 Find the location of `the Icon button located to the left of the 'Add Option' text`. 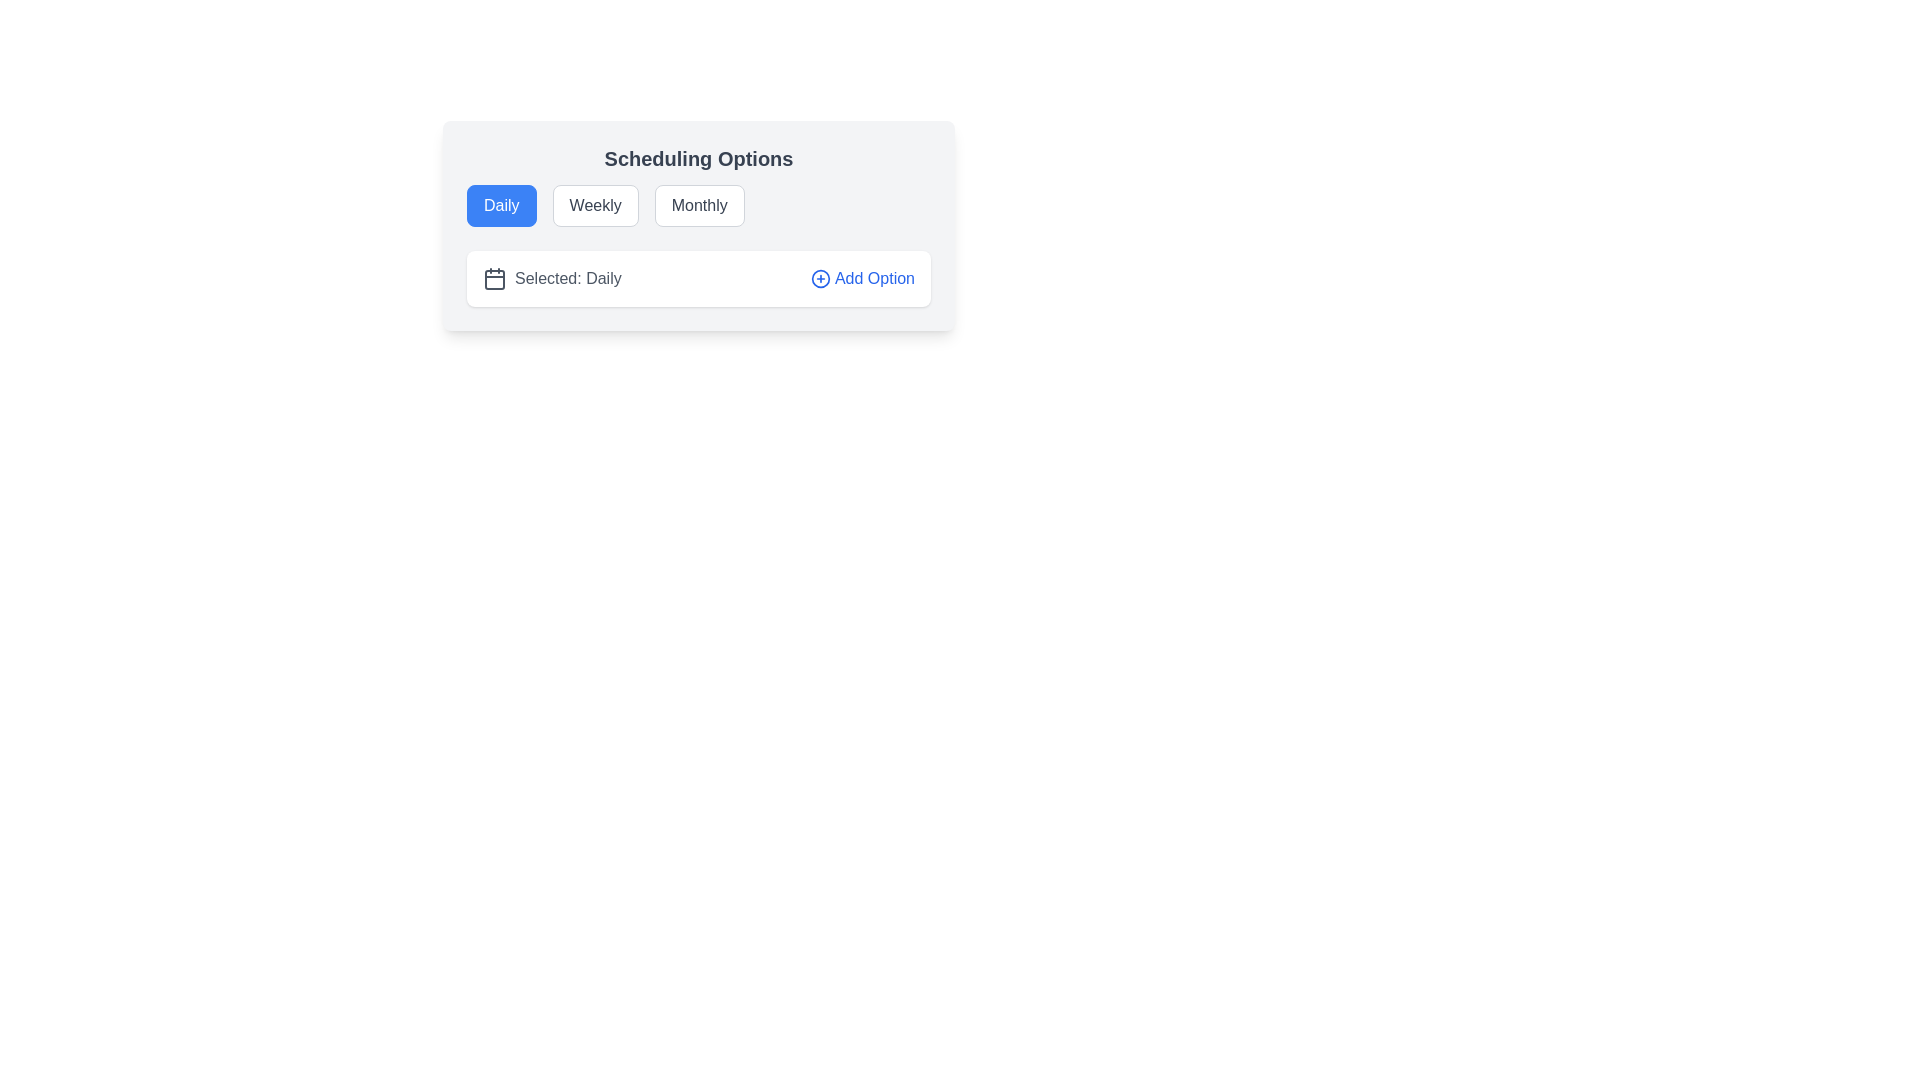

the Icon button located to the left of the 'Add Option' text is located at coordinates (820, 278).